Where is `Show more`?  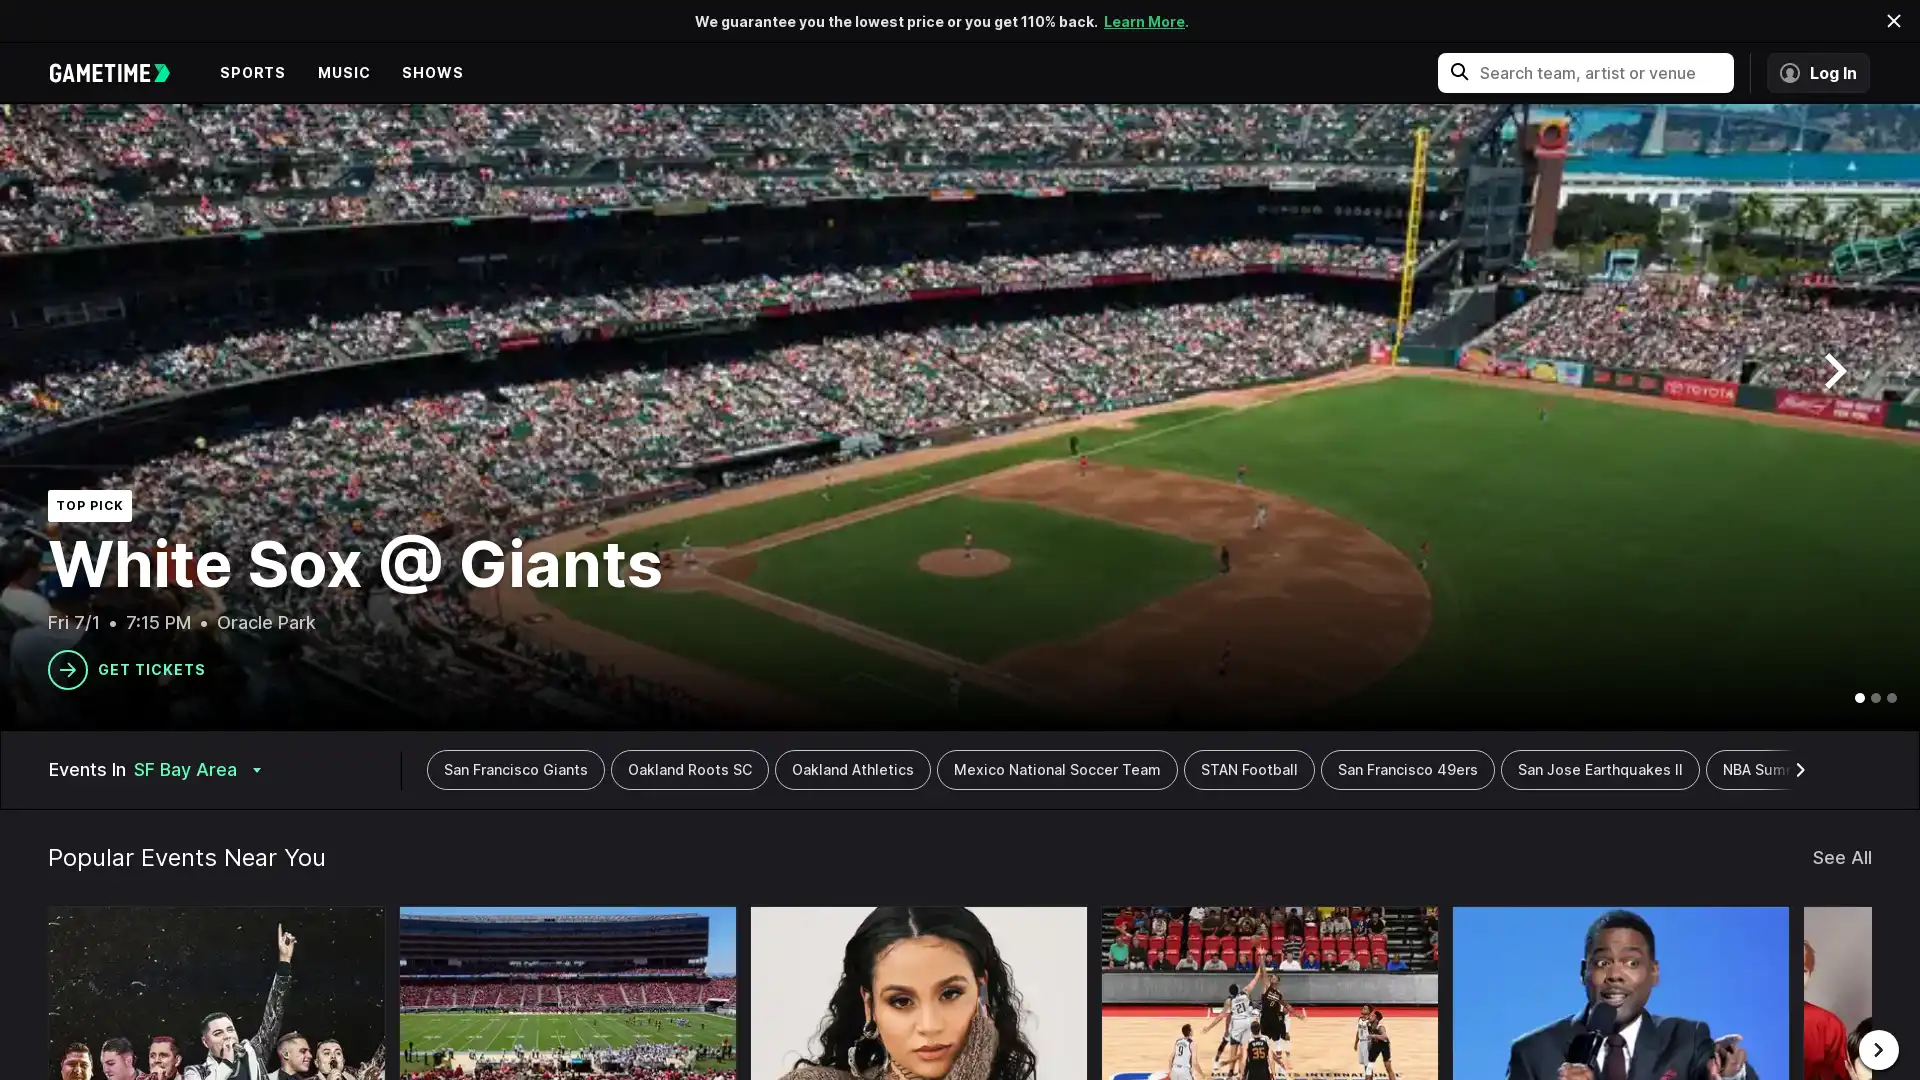 Show more is located at coordinates (1802, 769).